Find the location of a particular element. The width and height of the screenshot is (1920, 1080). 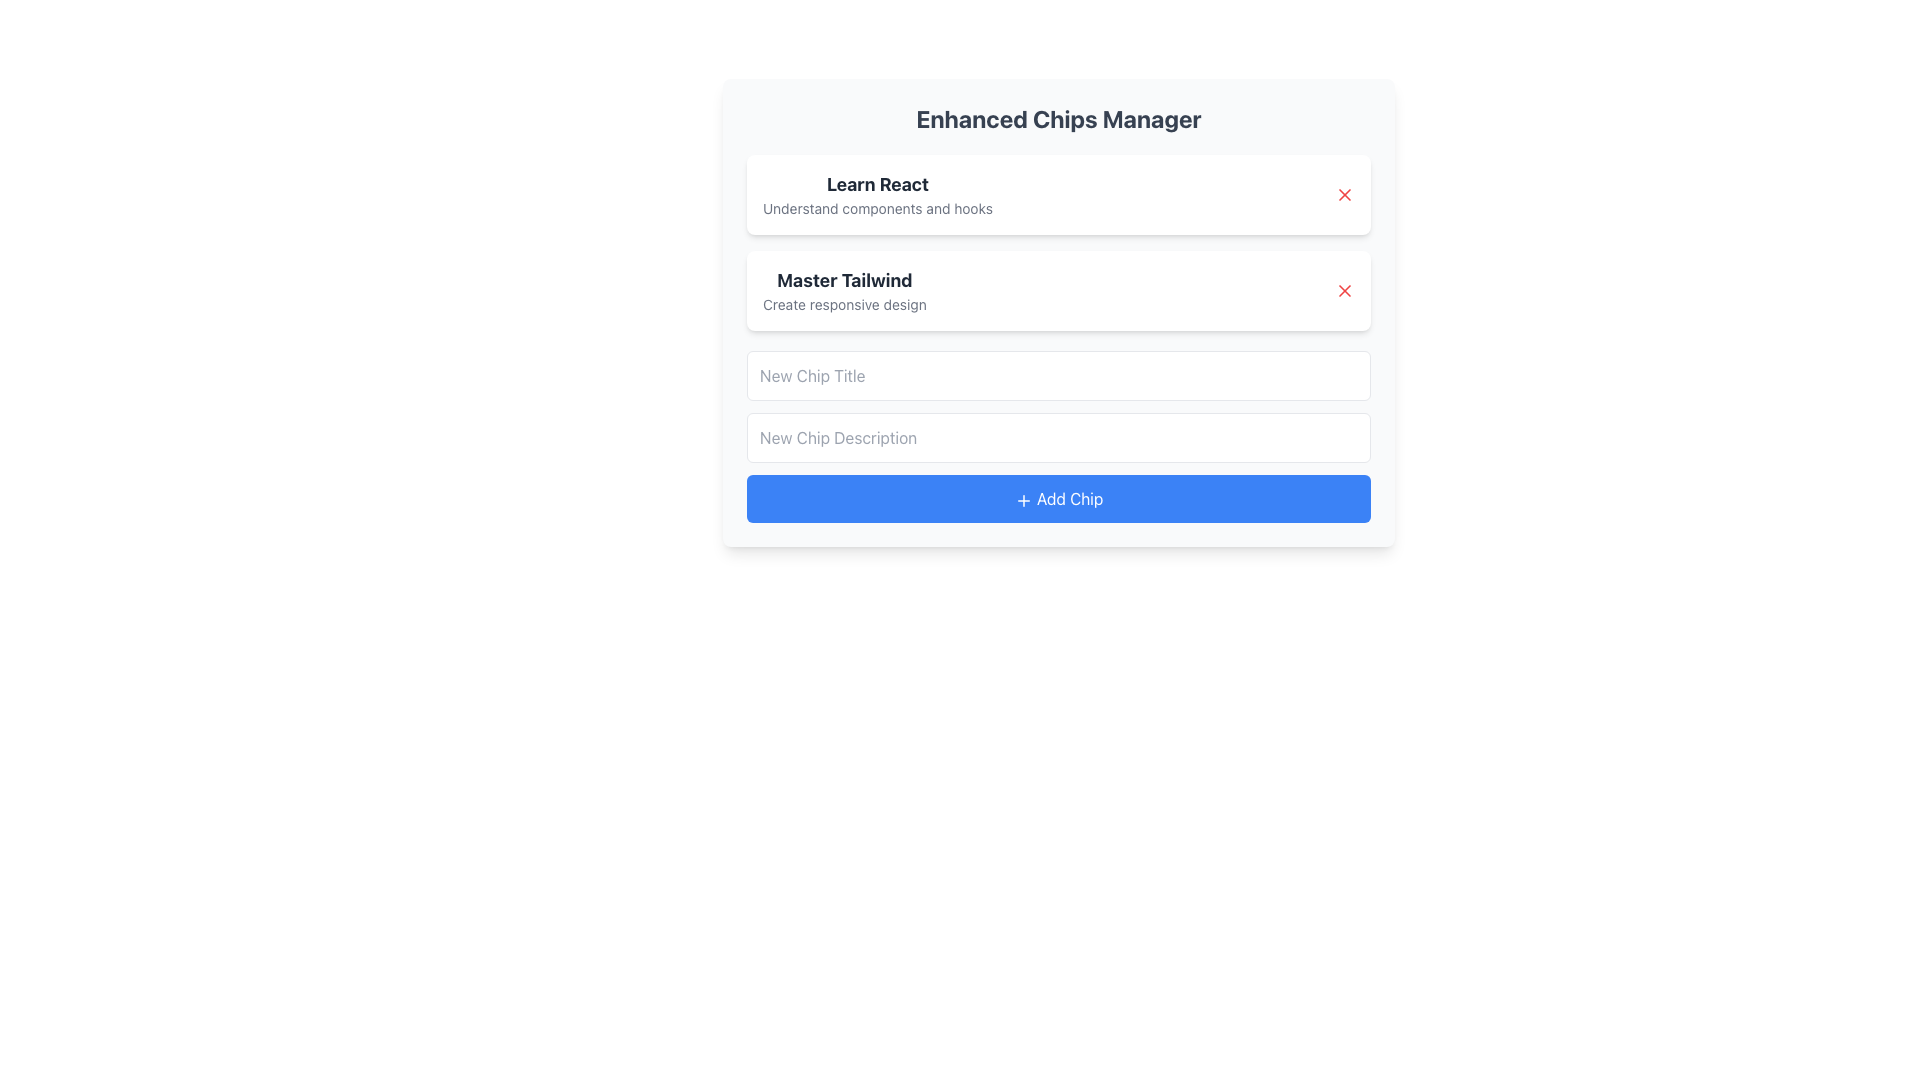

the Text Label element that serves as a heading for the group, summarizing the content with 'Learn React' is located at coordinates (878, 185).